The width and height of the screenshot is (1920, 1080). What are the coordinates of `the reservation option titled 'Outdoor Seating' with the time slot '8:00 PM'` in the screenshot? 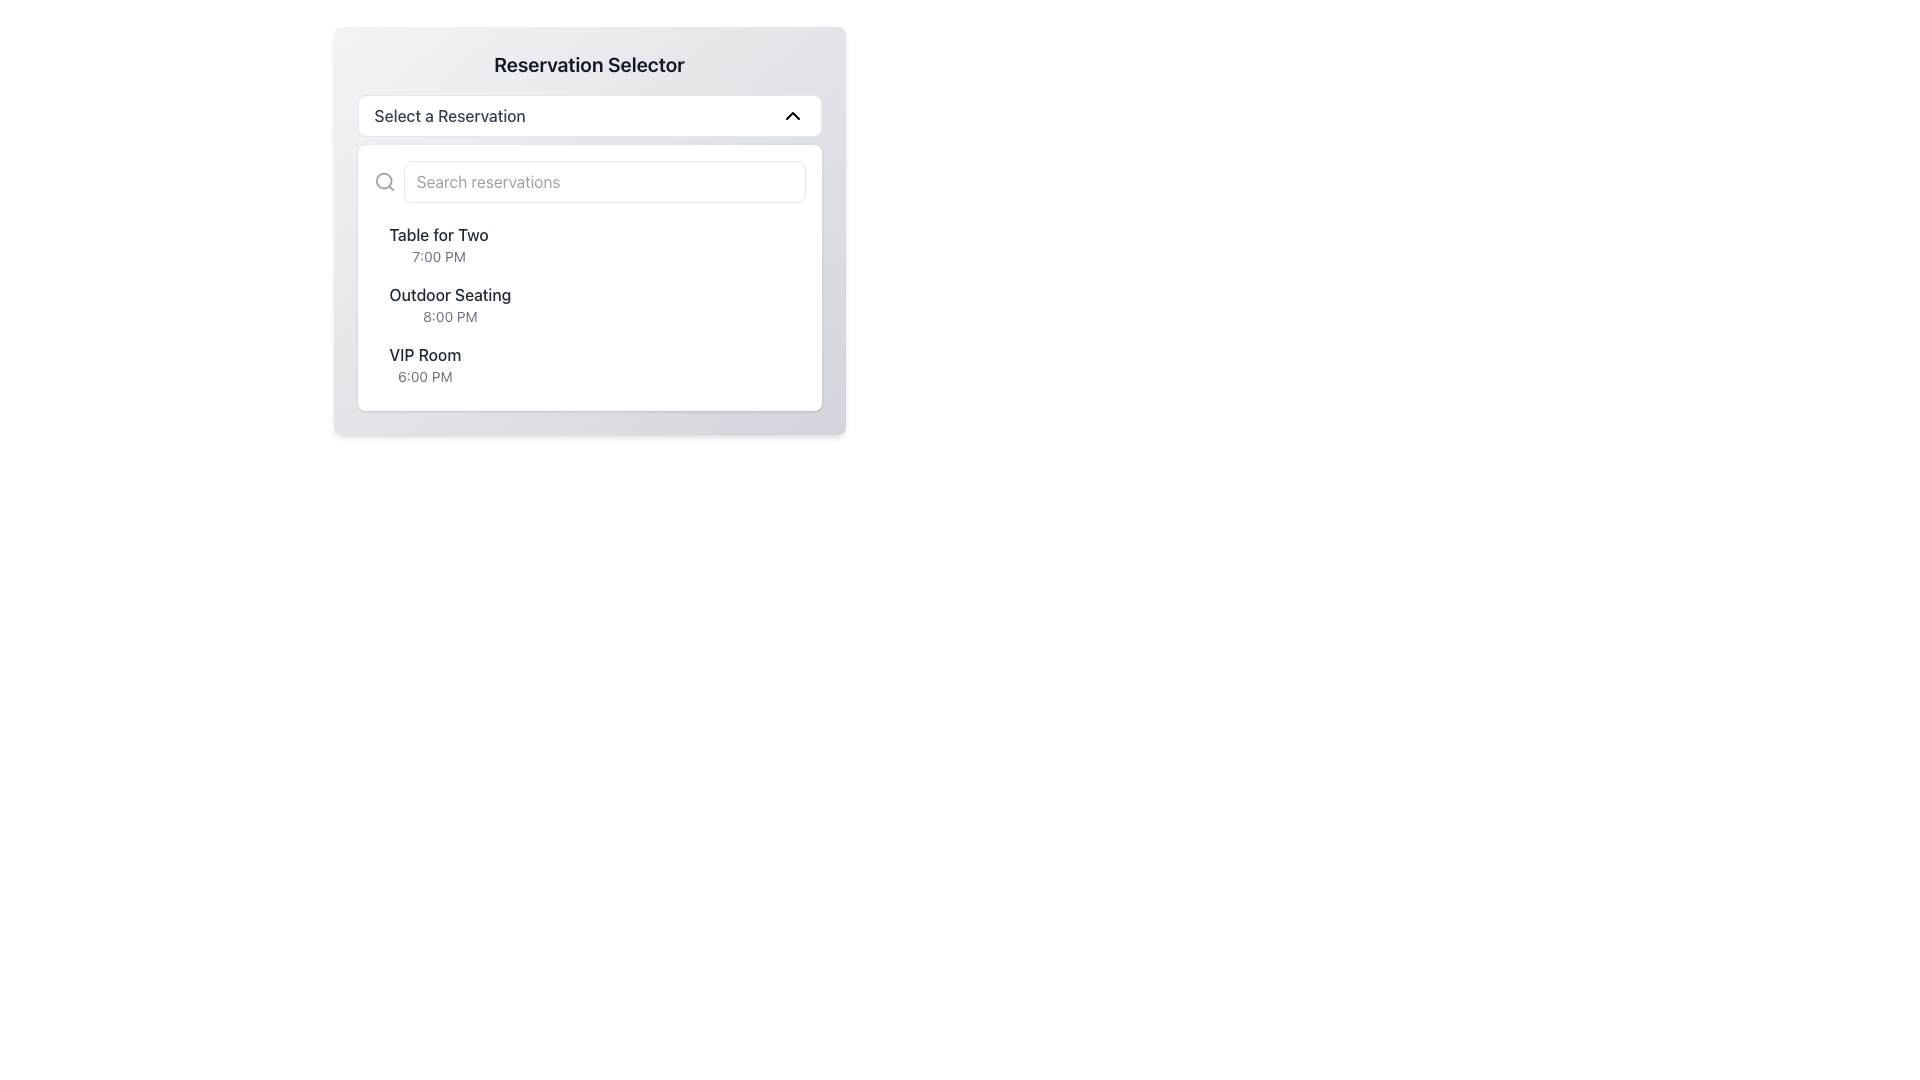 It's located at (588, 304).